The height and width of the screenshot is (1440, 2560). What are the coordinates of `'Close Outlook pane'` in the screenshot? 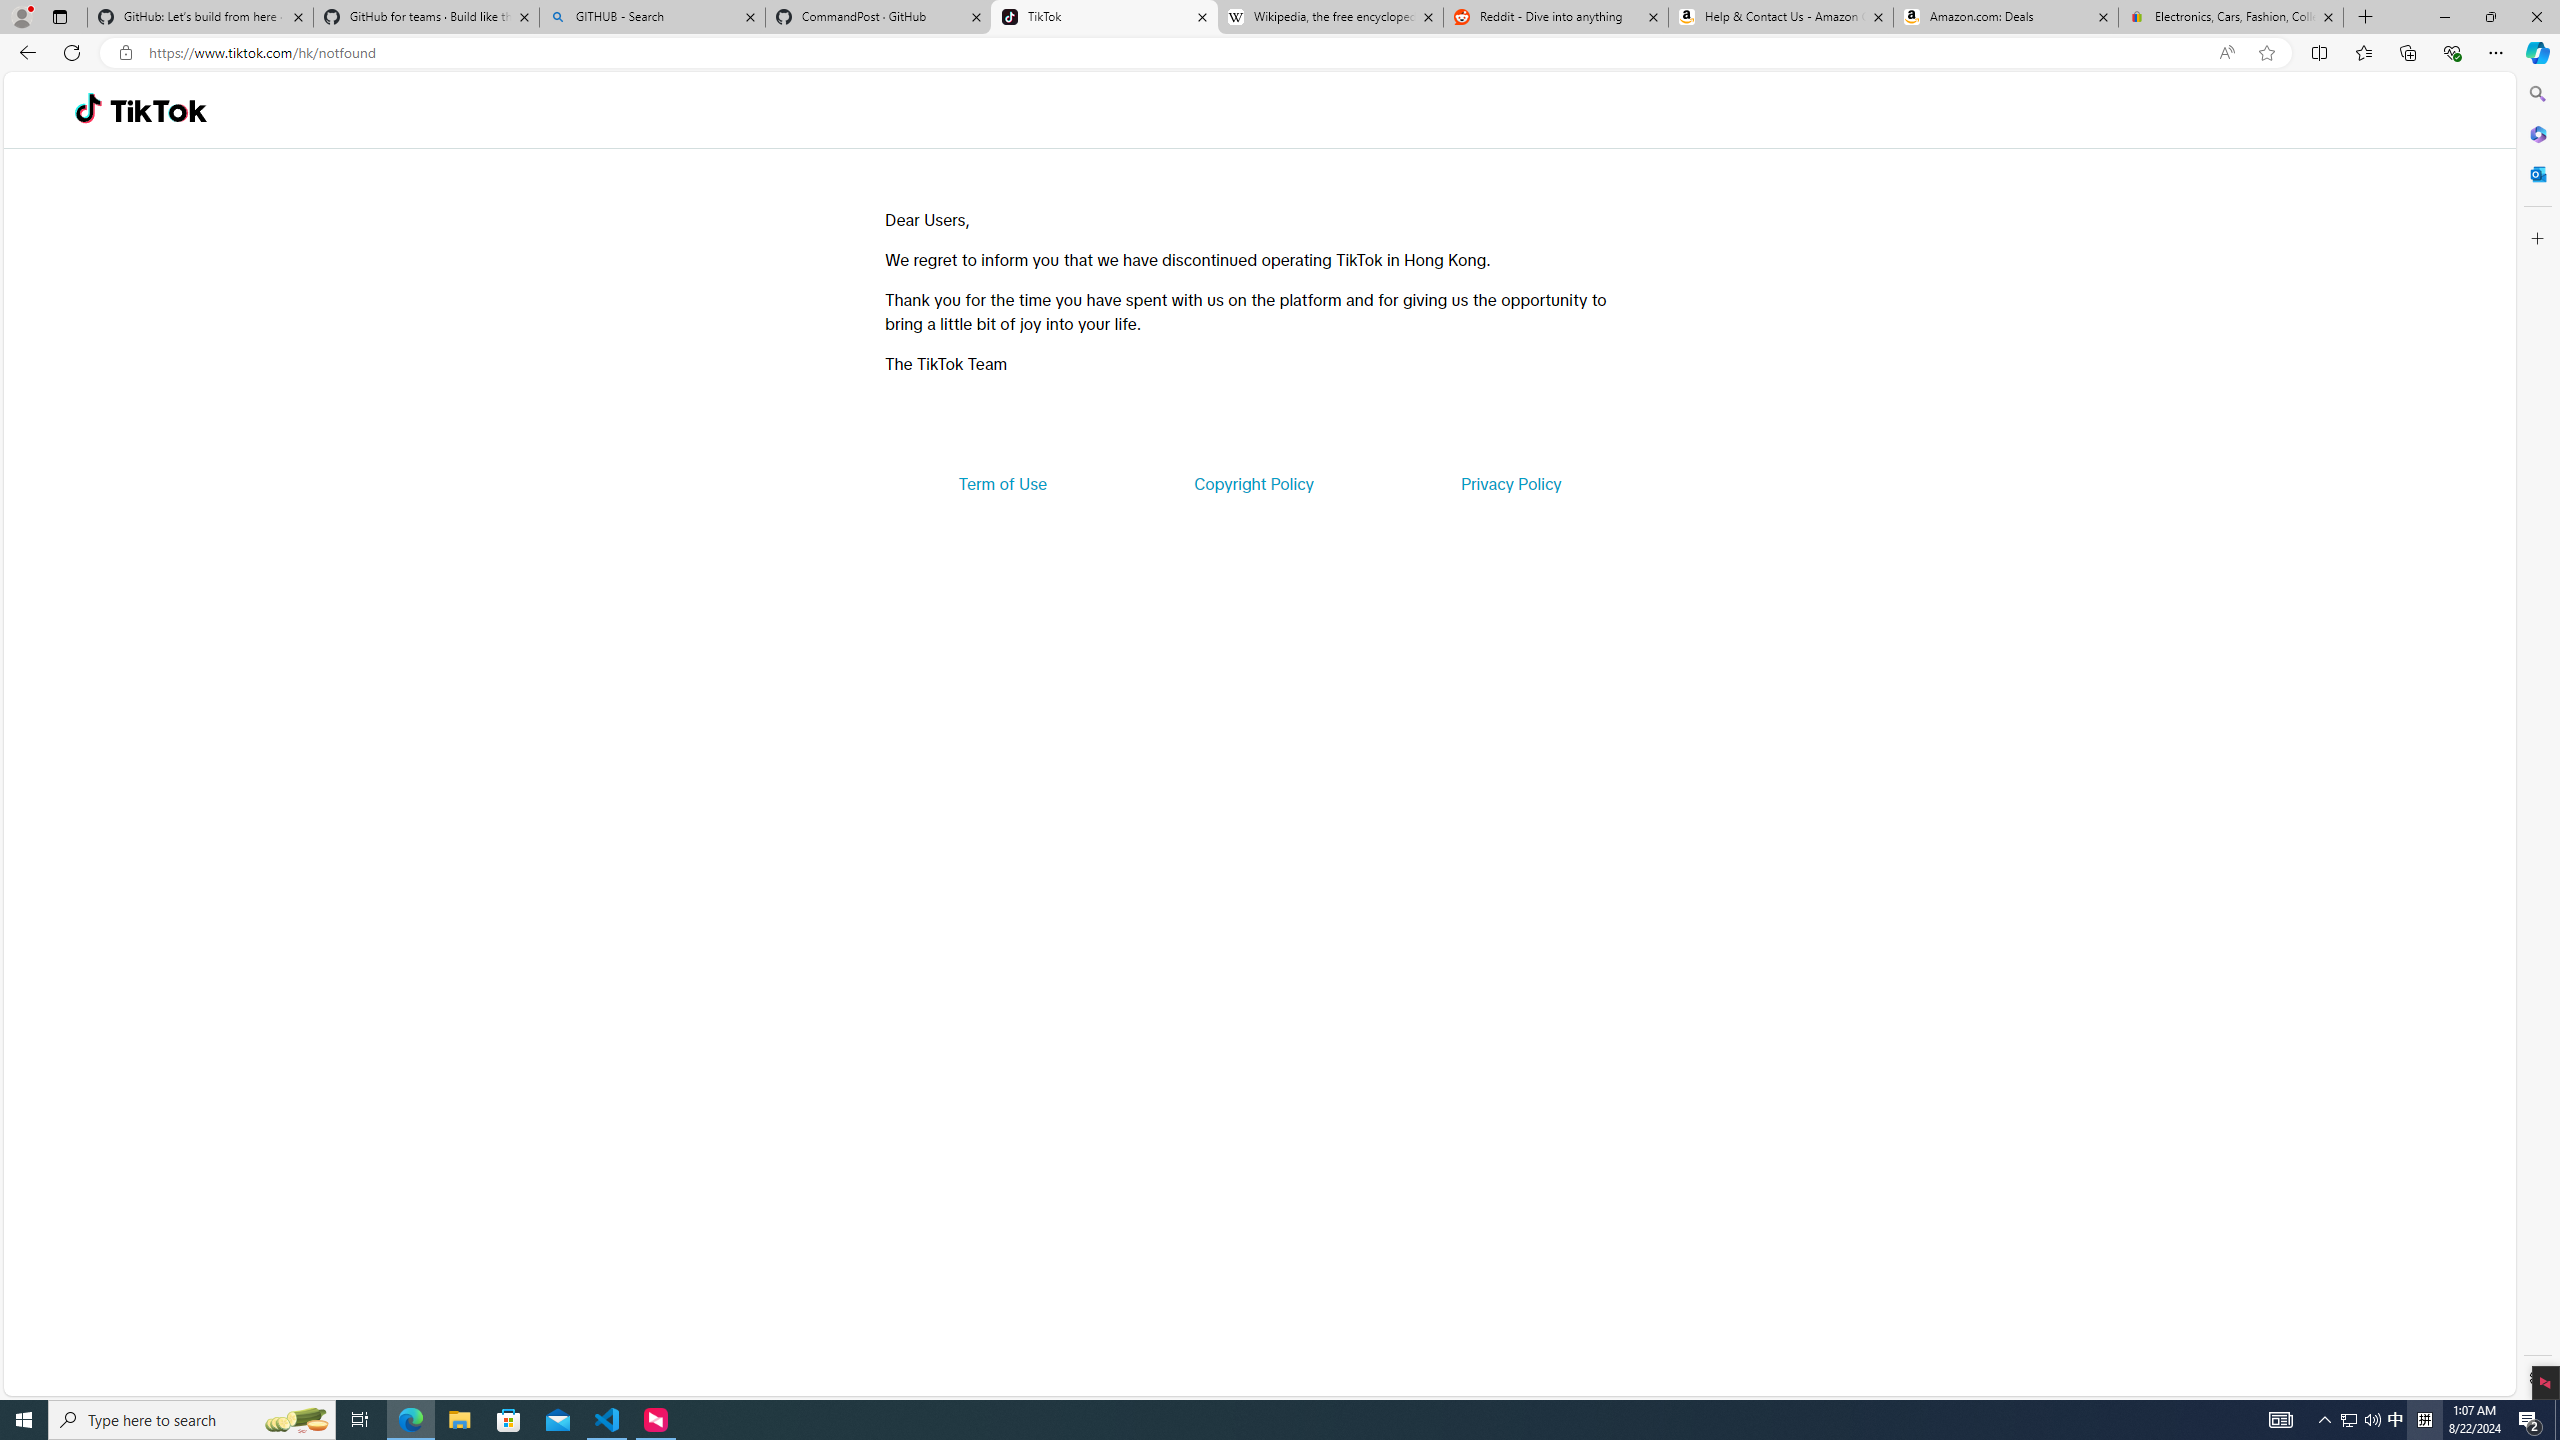 It's located at (2535, 172).